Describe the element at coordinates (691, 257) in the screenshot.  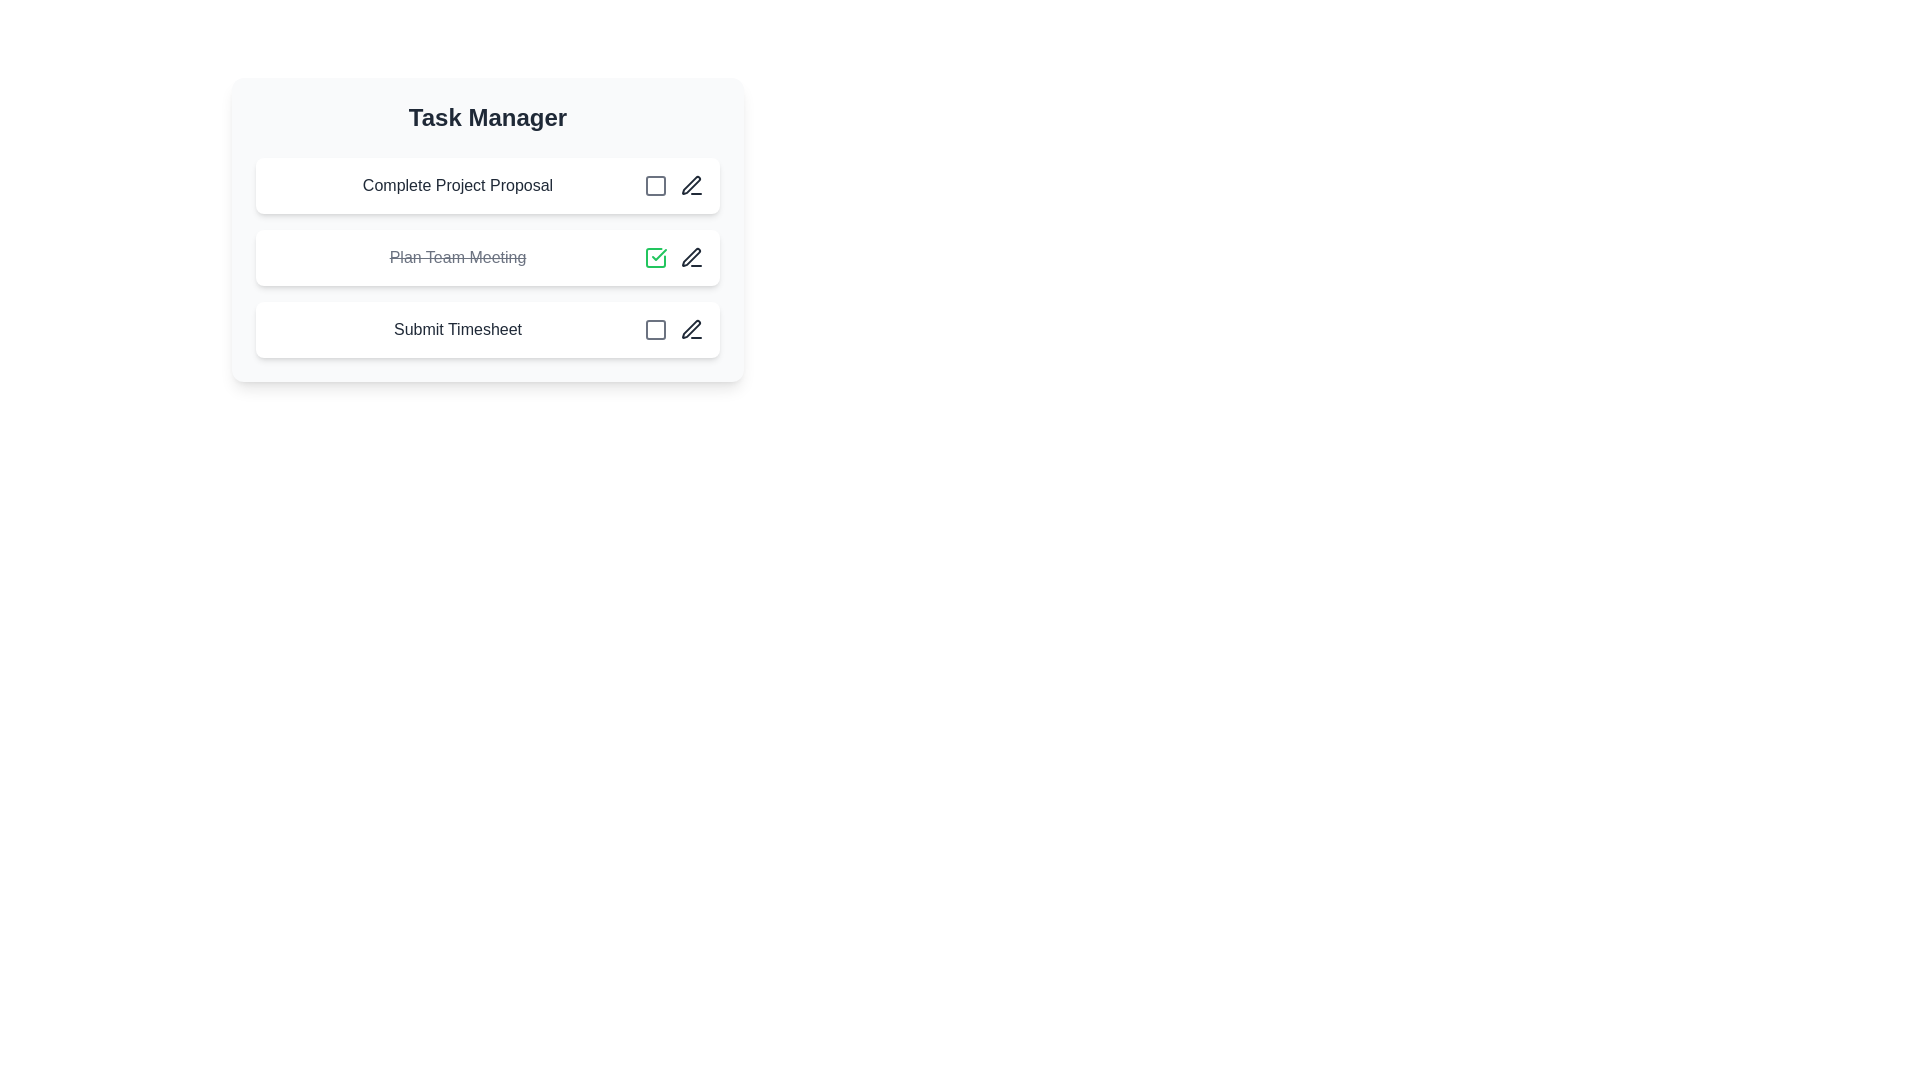
I see `the edit icon button located to the right of the 'Plan Team Meeting' task item` at that location.